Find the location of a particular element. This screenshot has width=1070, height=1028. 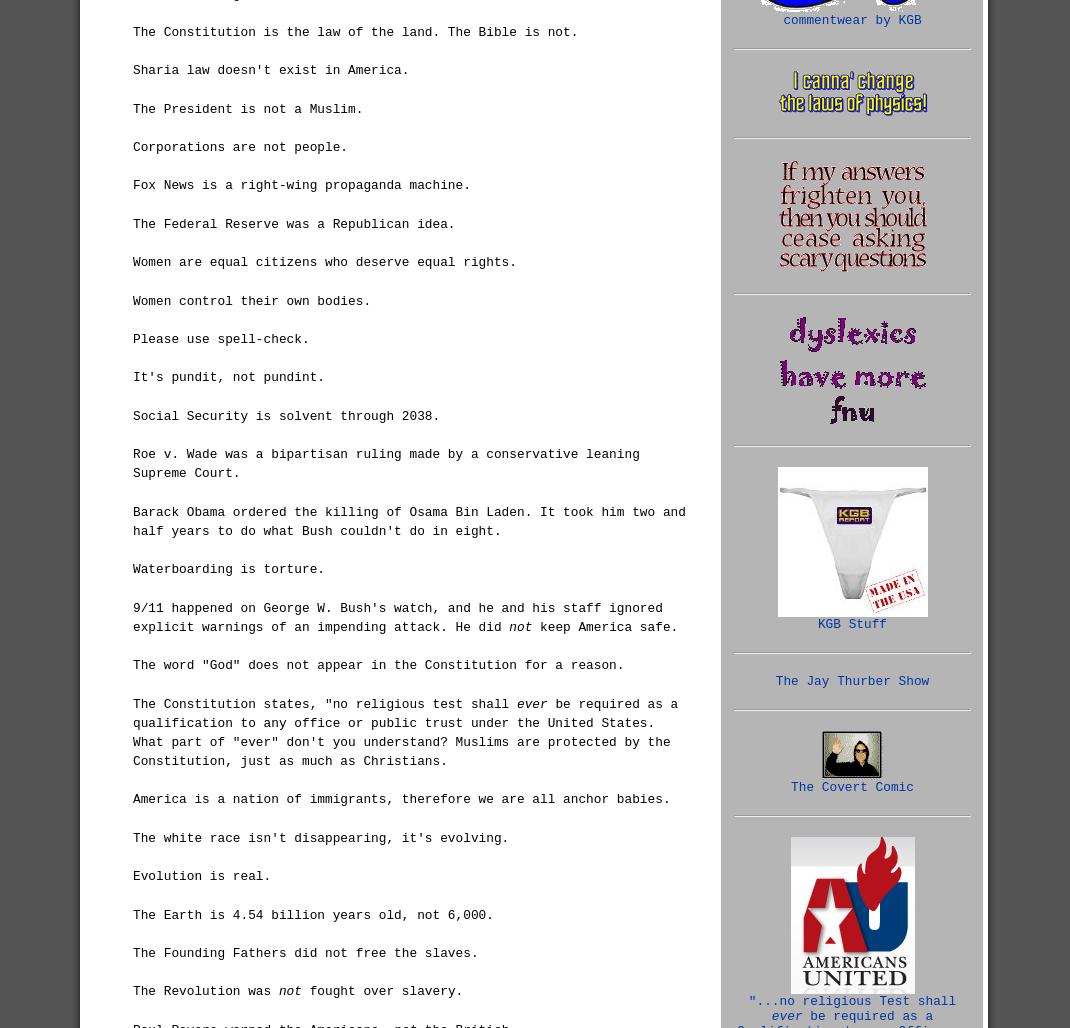

'The Federal Reserve was a Republican idea.' is located at coordinates (294, 222).